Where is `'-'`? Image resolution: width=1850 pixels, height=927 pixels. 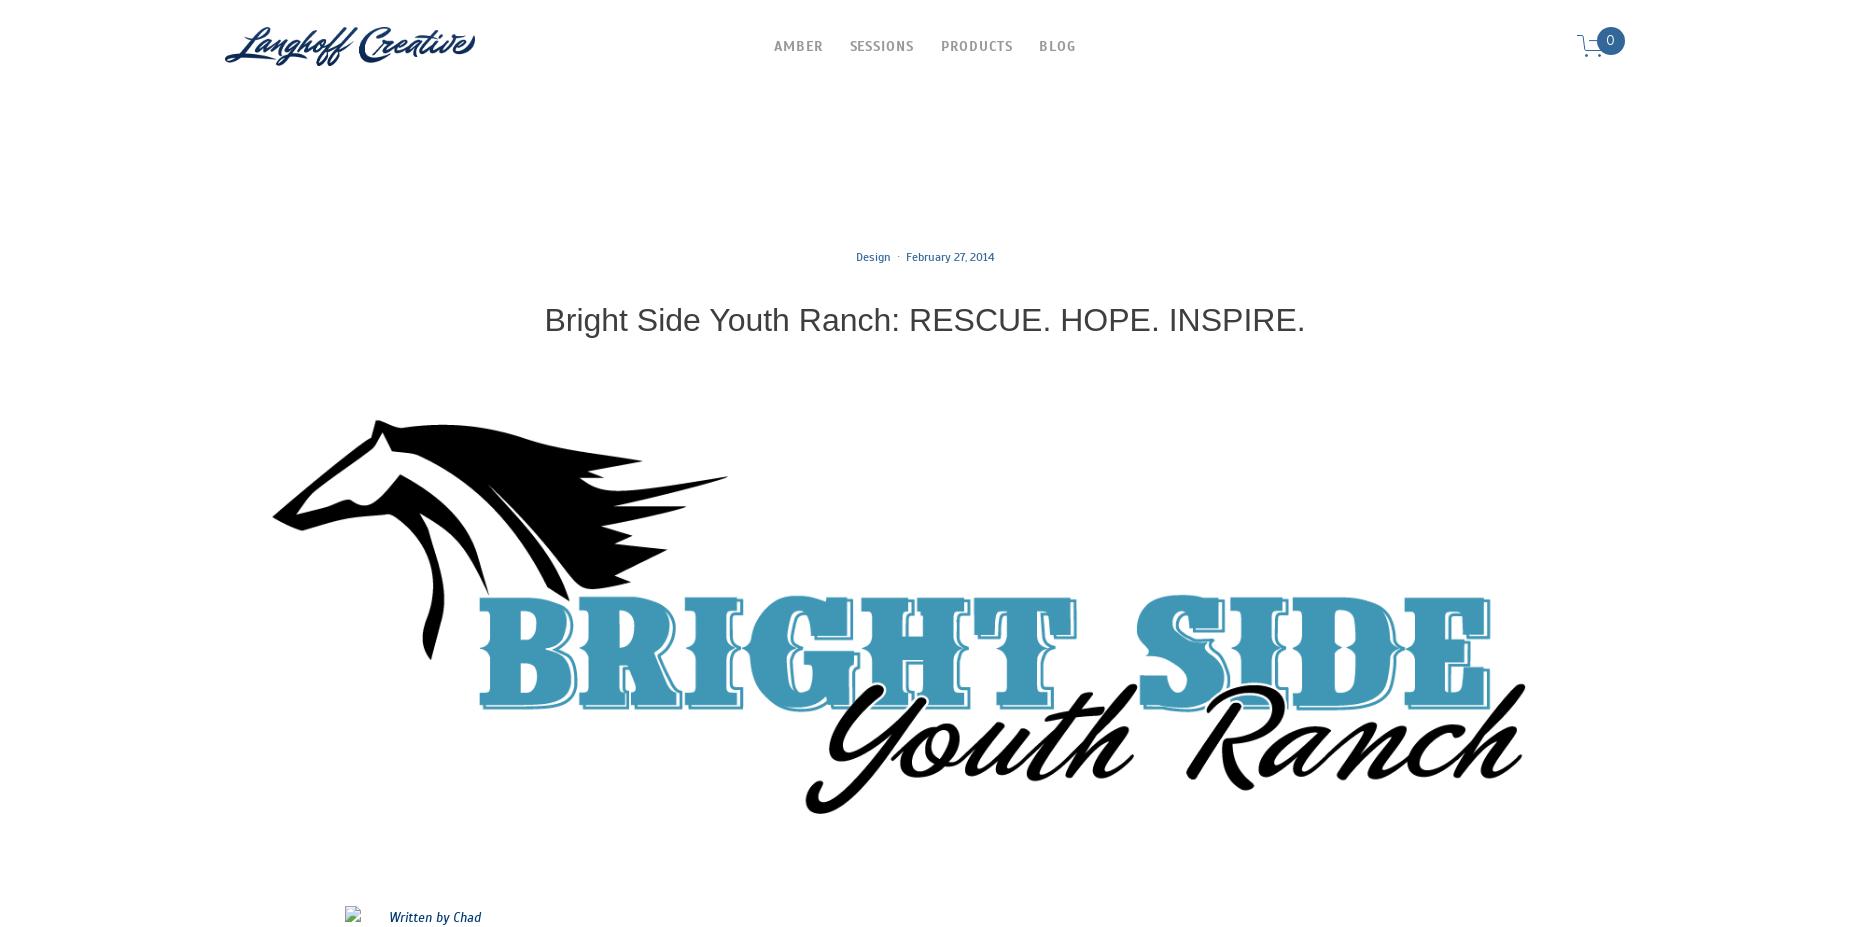 '-' is located at coordinates (480, 918).